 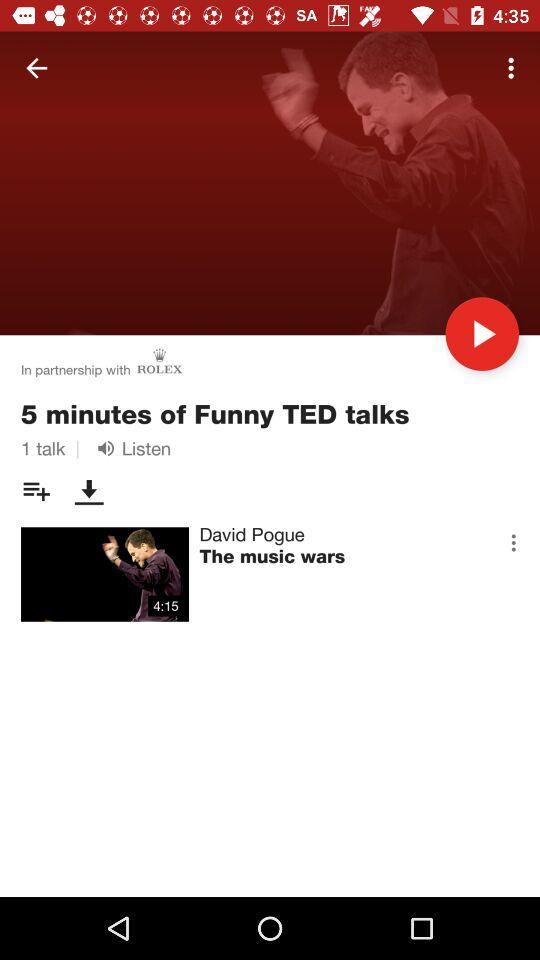 What do you see at coordinates (481, 334) in the screenshot?
I see `the play icon` at bounding box center [481, 334].